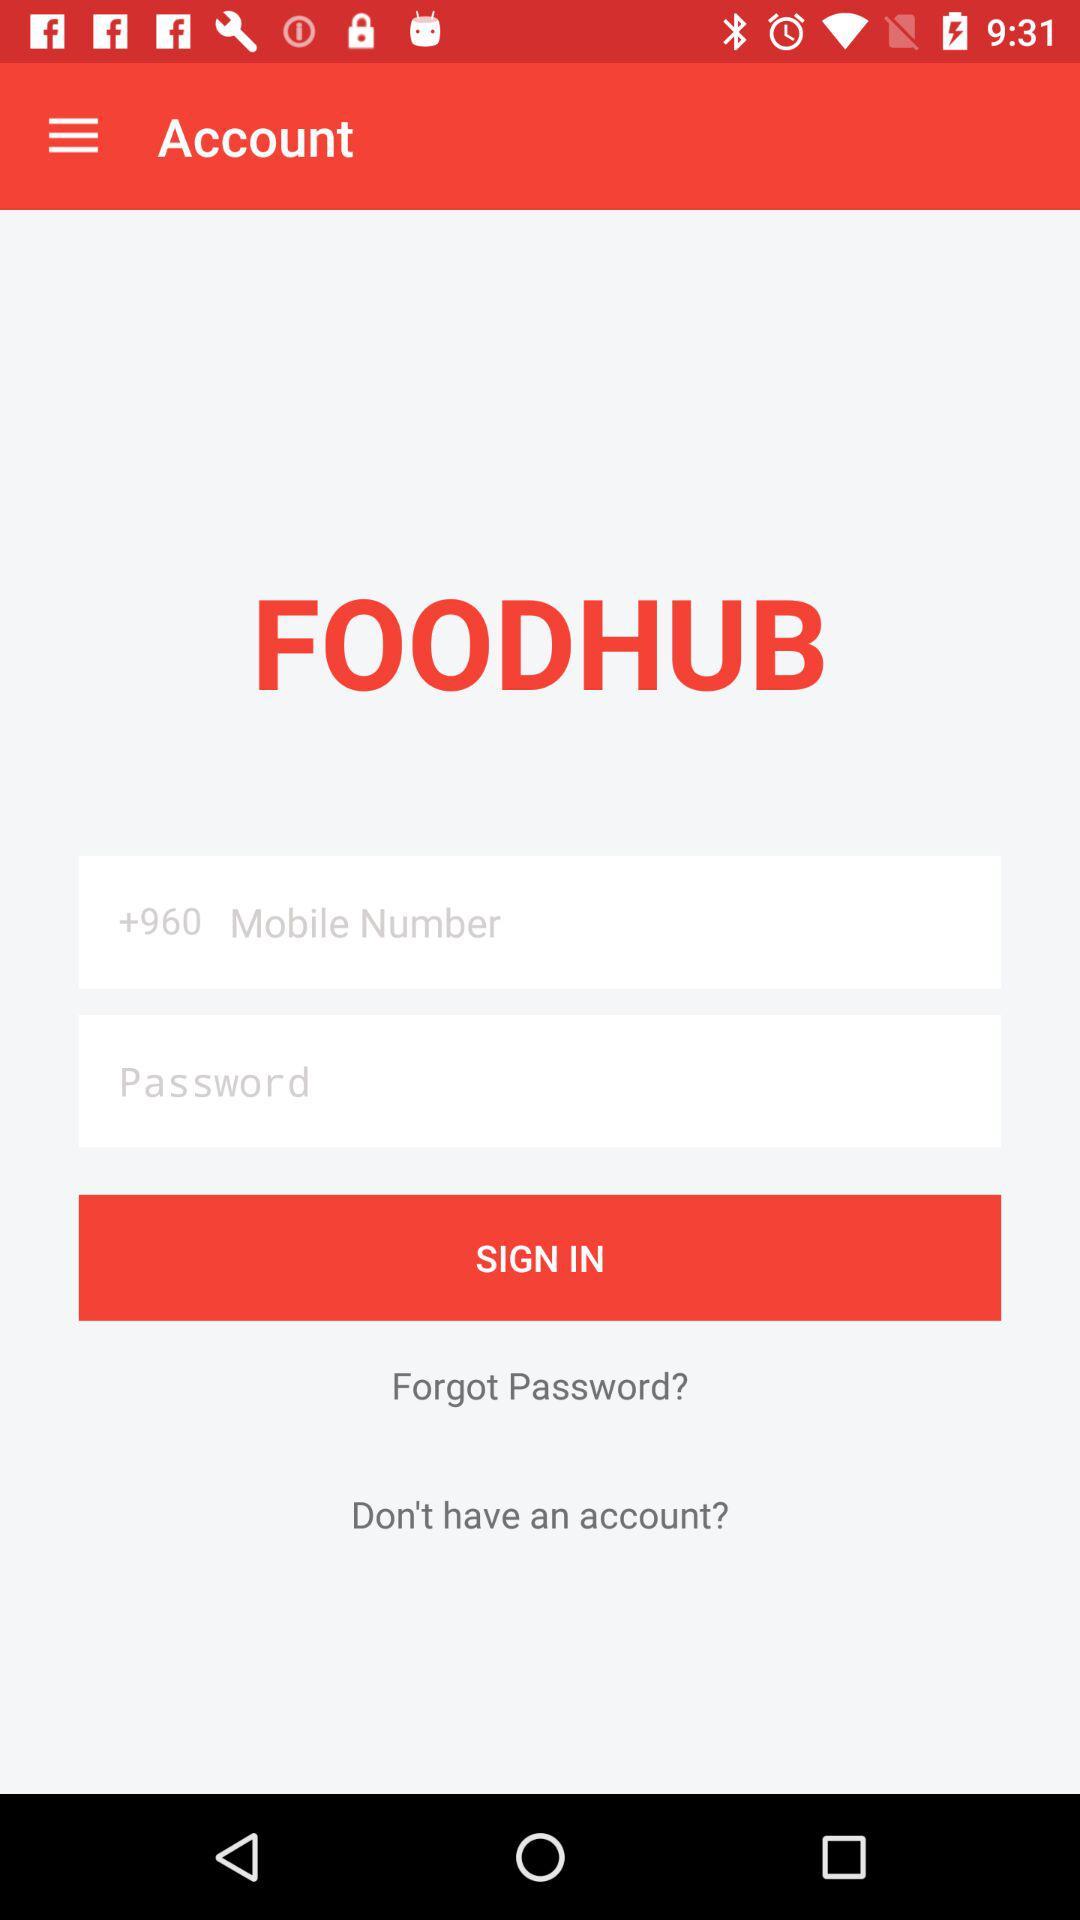  I want to click on phone number entry box, so click(607, 921).